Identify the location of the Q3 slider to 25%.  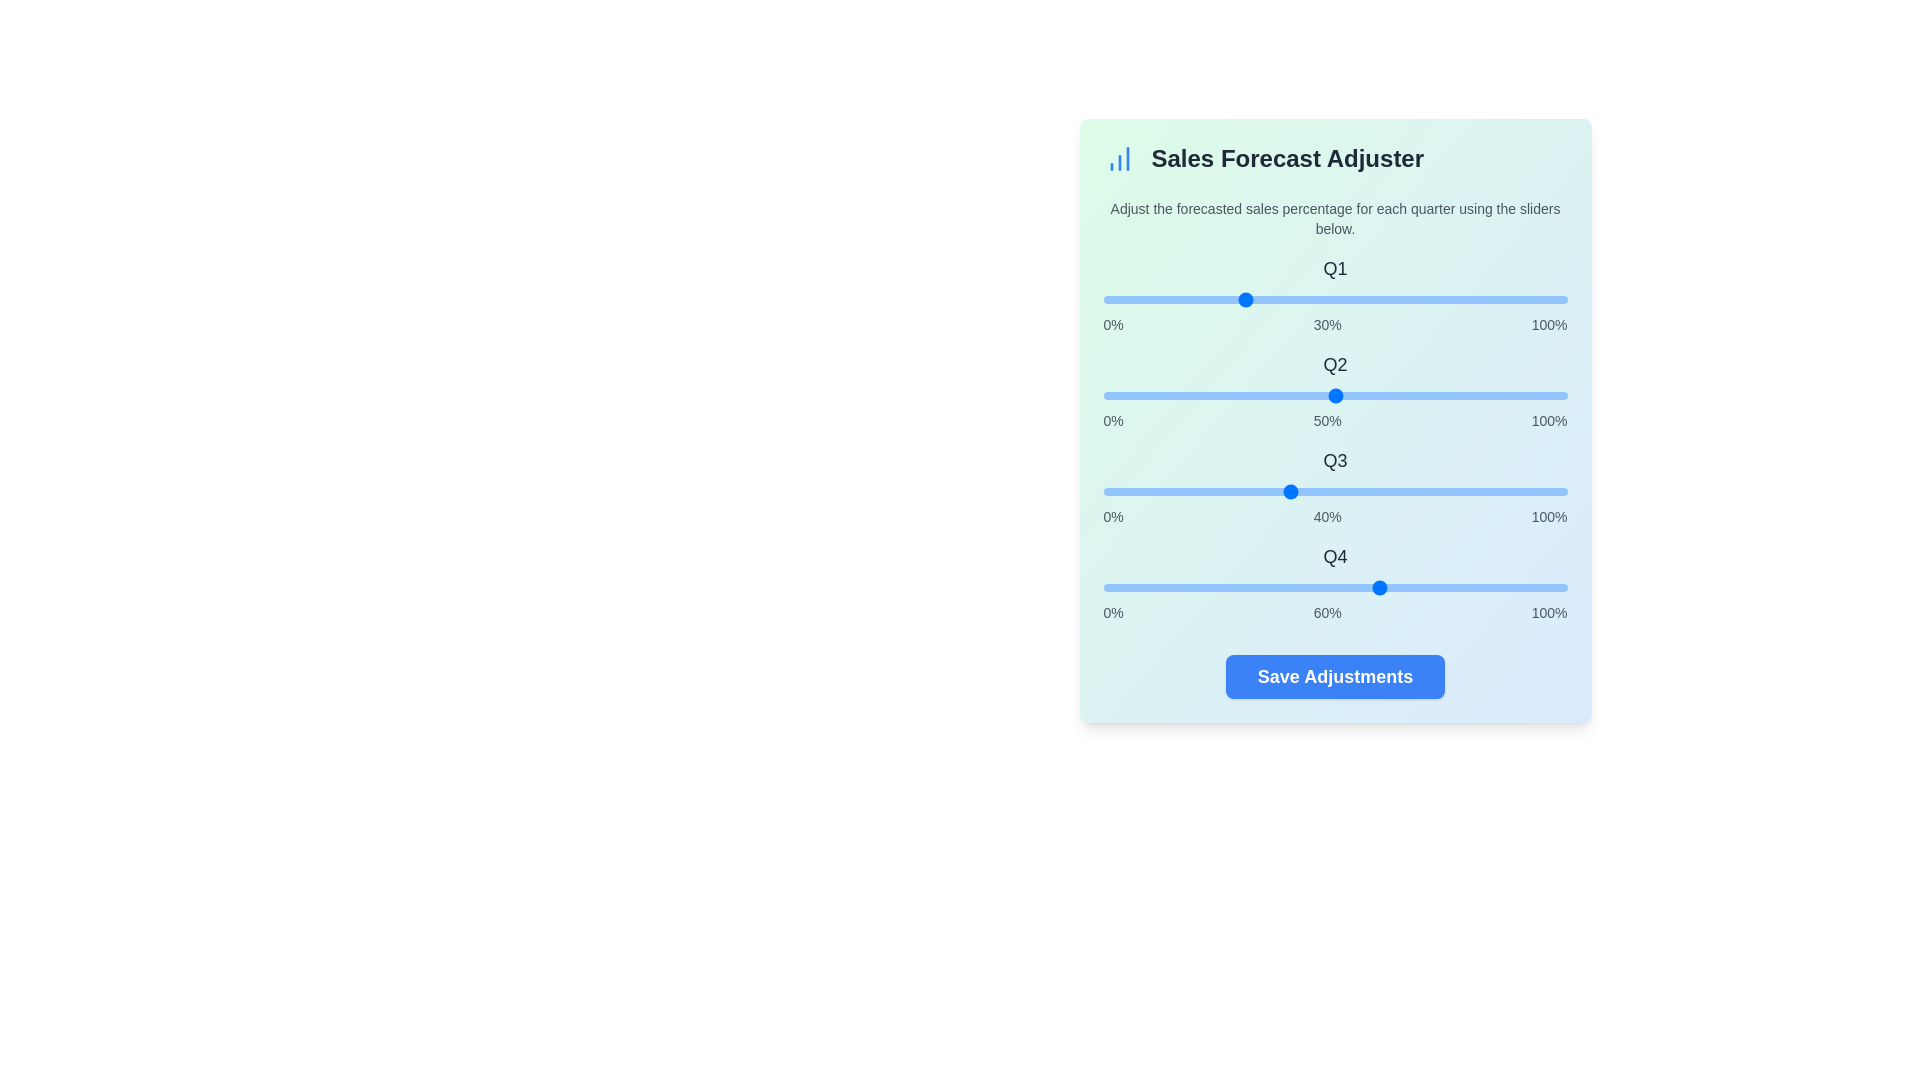
(1218, 492).